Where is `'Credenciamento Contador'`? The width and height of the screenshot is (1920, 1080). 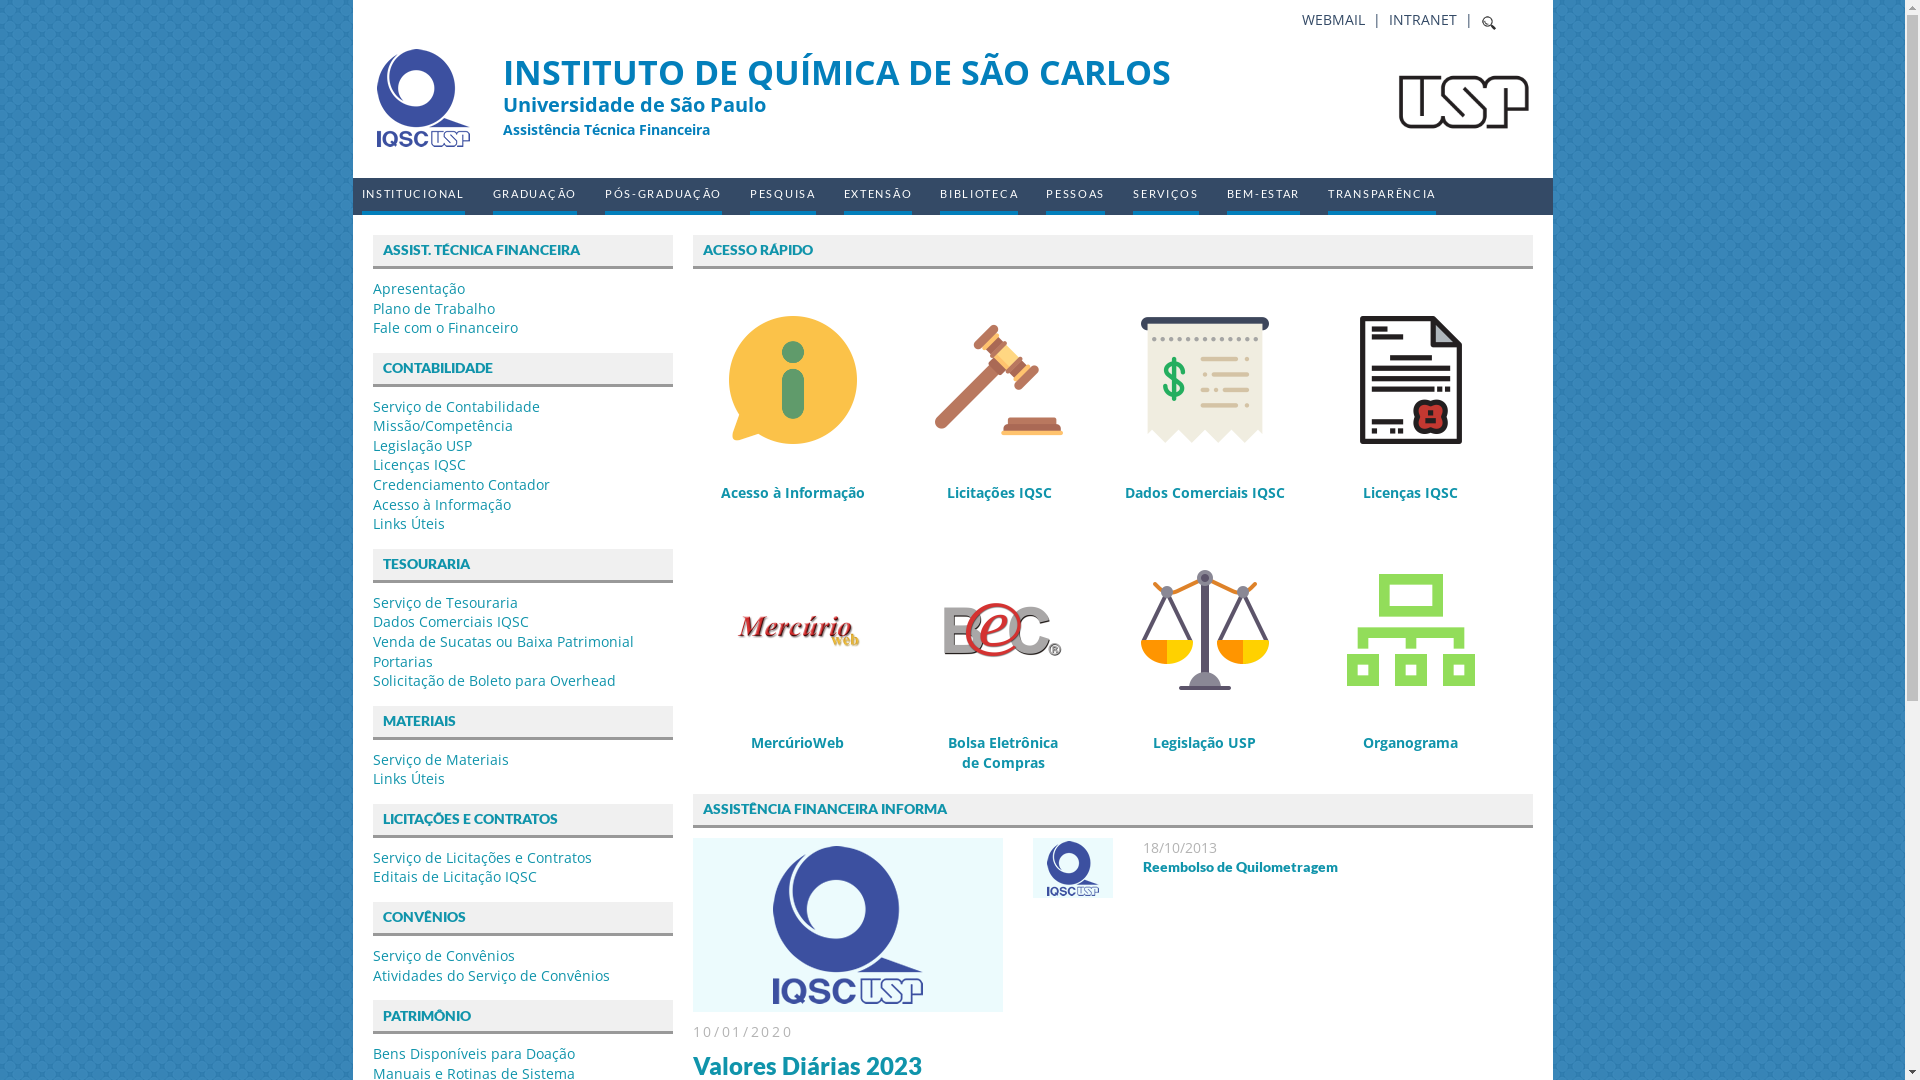
'Credenciamento Contador' is located at coordinates (459, 484).